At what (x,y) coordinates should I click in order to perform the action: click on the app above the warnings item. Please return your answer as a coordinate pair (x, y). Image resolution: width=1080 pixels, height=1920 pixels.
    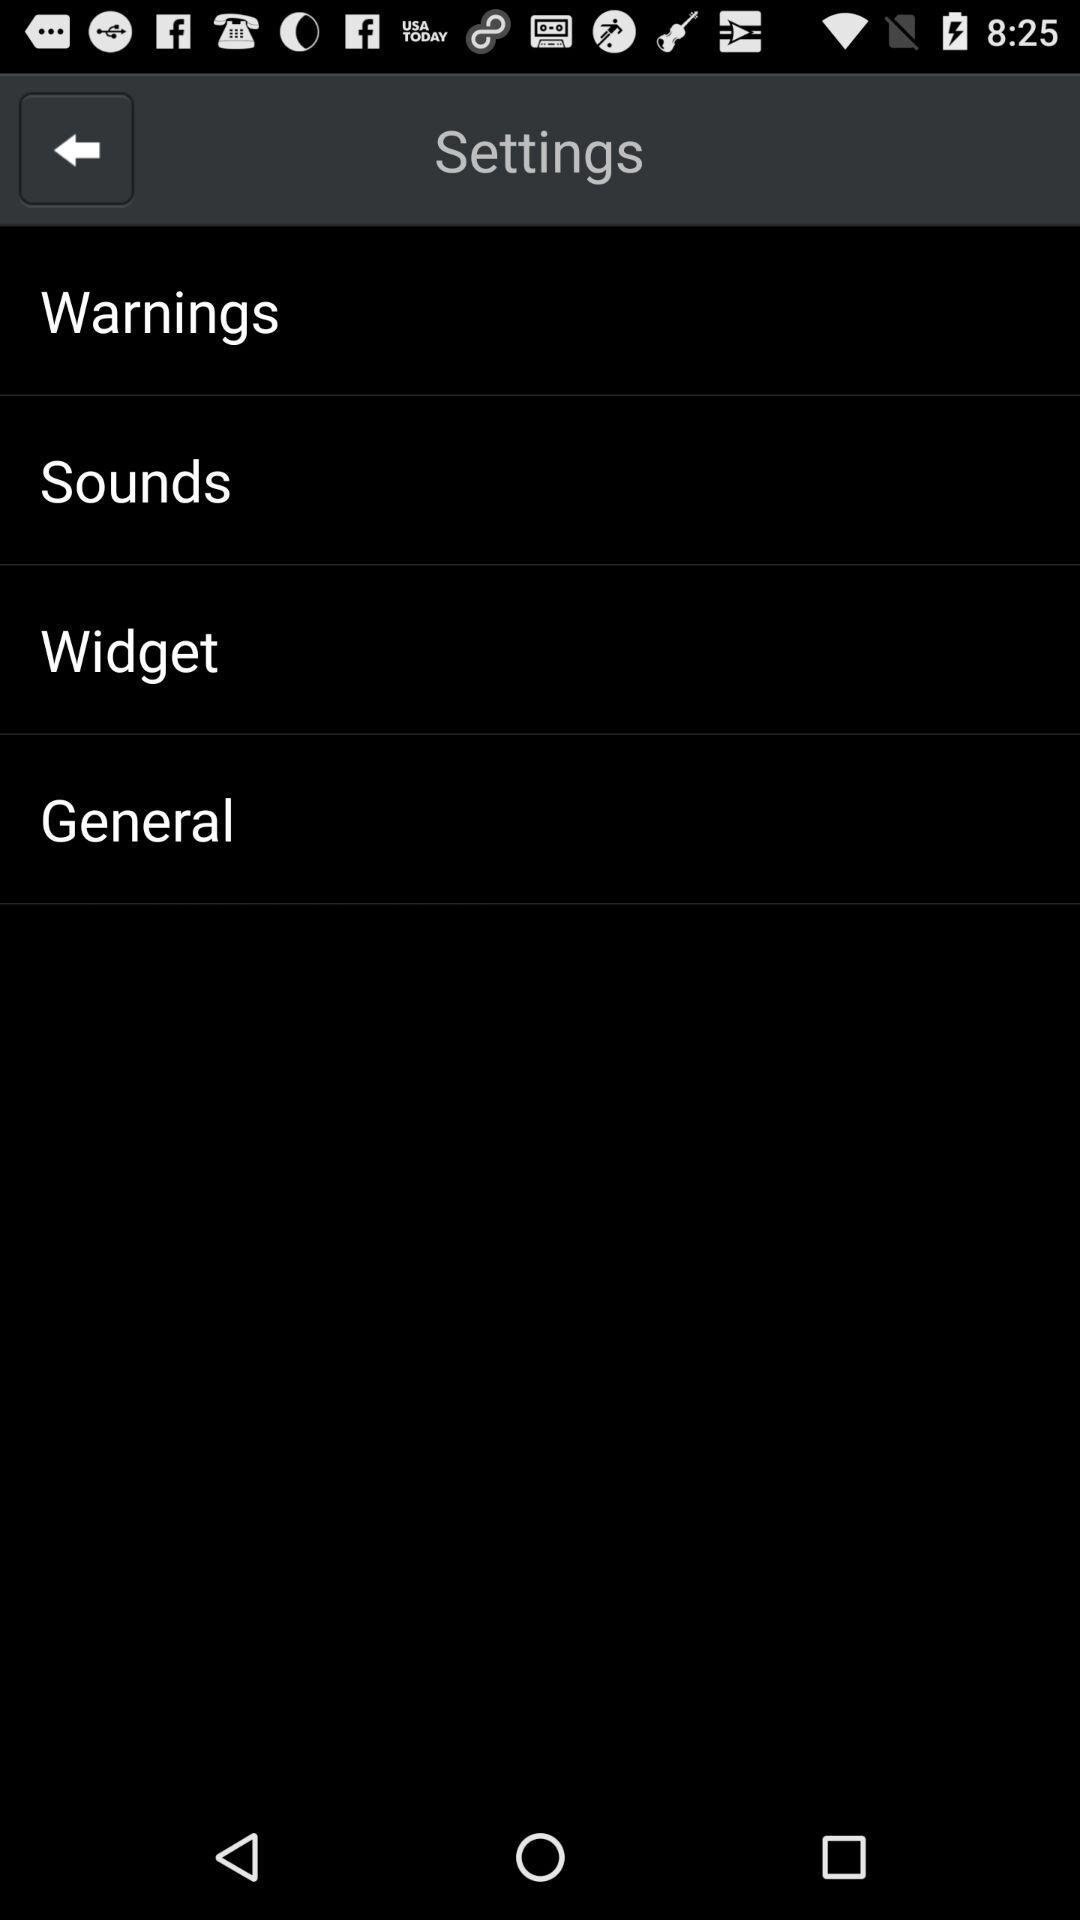
    Looking at the image, I should click on (75, 148).